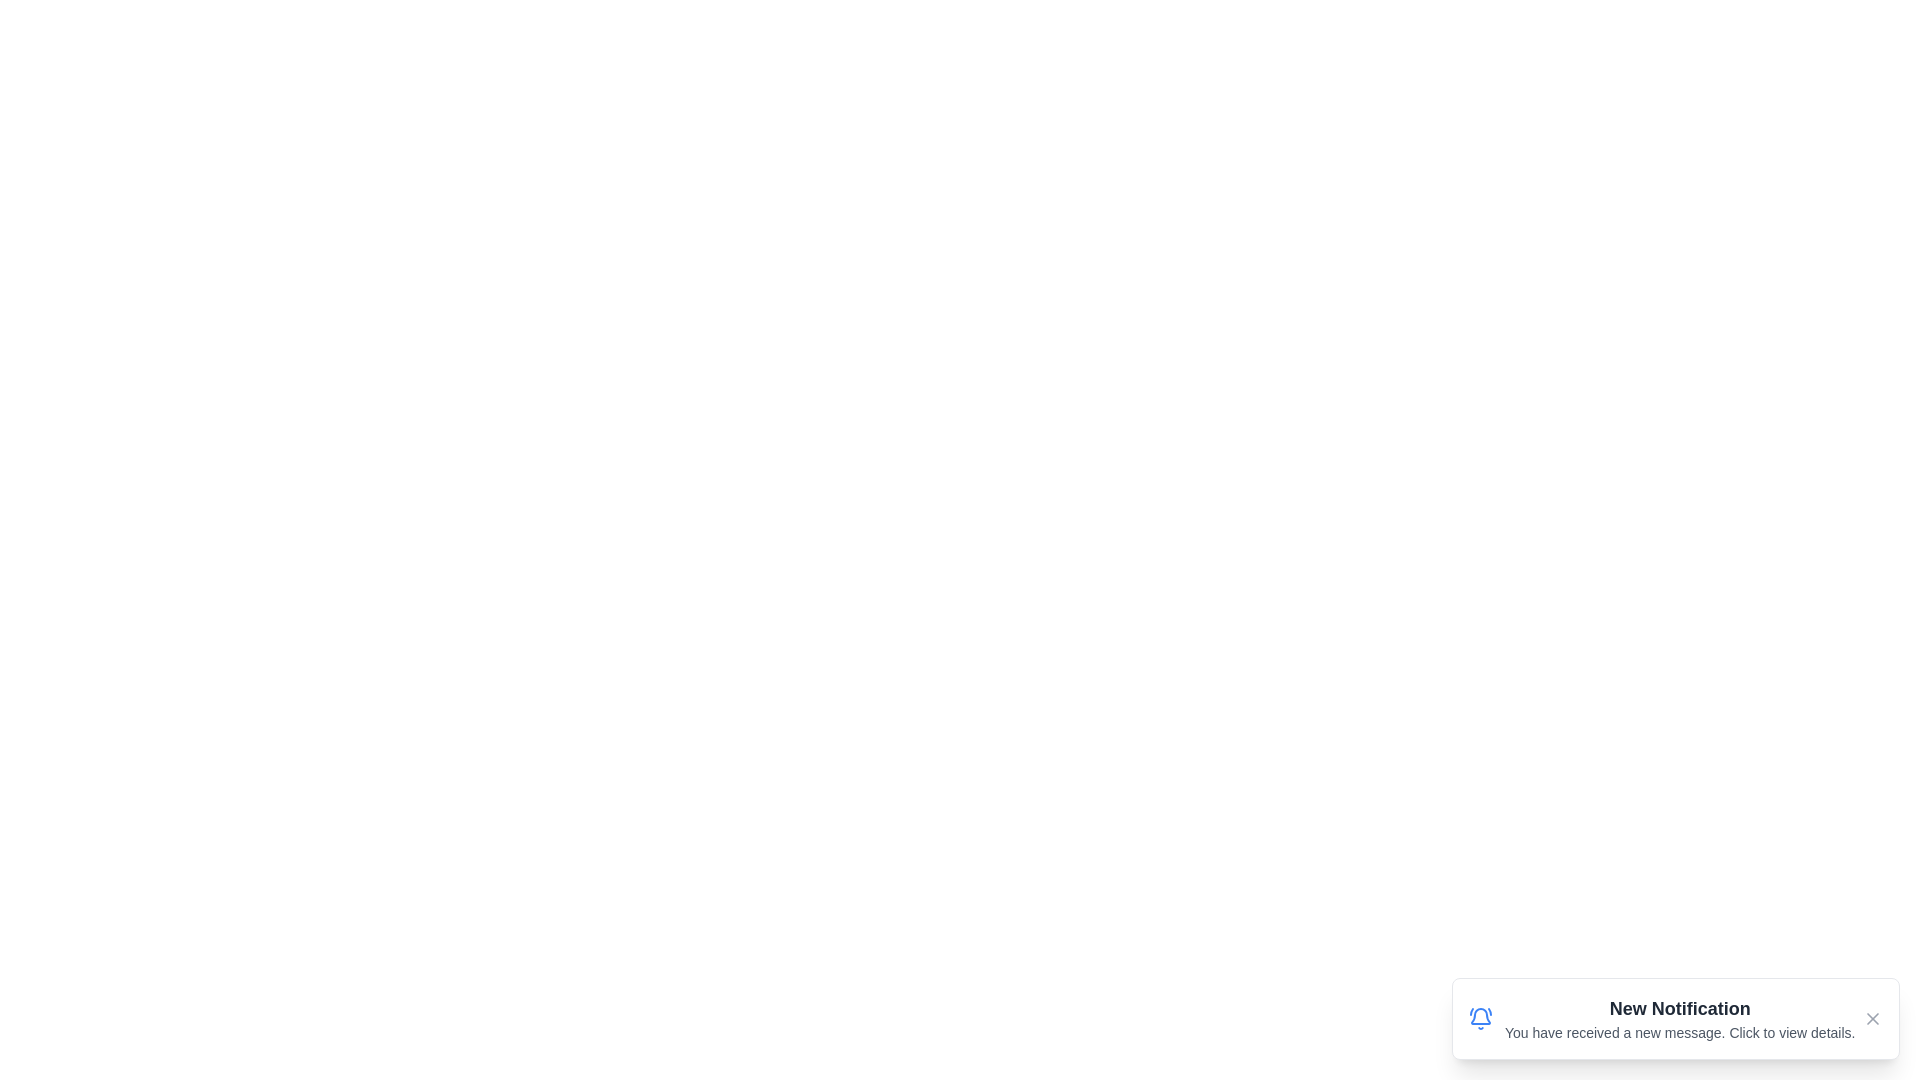  I want to click on the bell icon located in the bottom-right corner of the page, which represents notifications and is positioned beside the 'New Notification' text, so click(1481, 1018).